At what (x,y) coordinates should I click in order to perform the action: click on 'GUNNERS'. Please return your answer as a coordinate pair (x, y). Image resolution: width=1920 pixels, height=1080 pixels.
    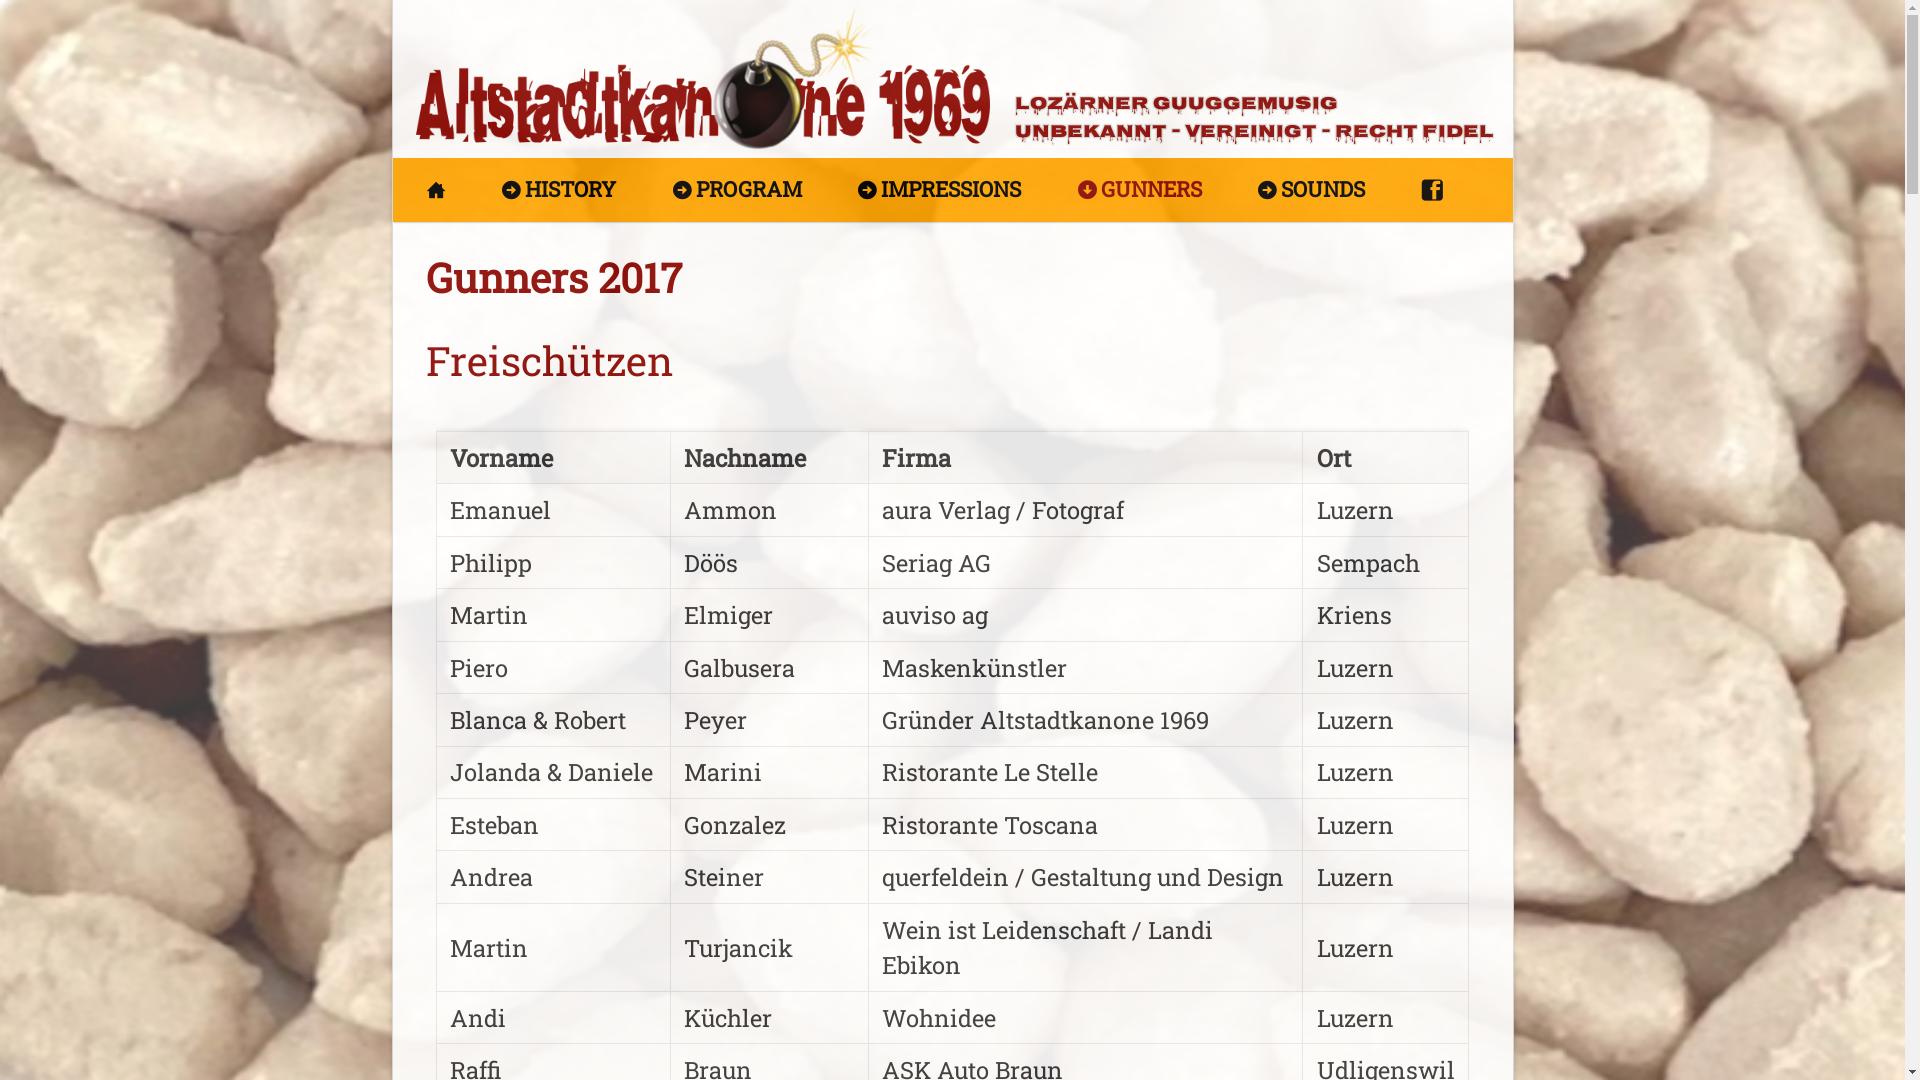
    Looking at the image, I should click on (1065, 189).